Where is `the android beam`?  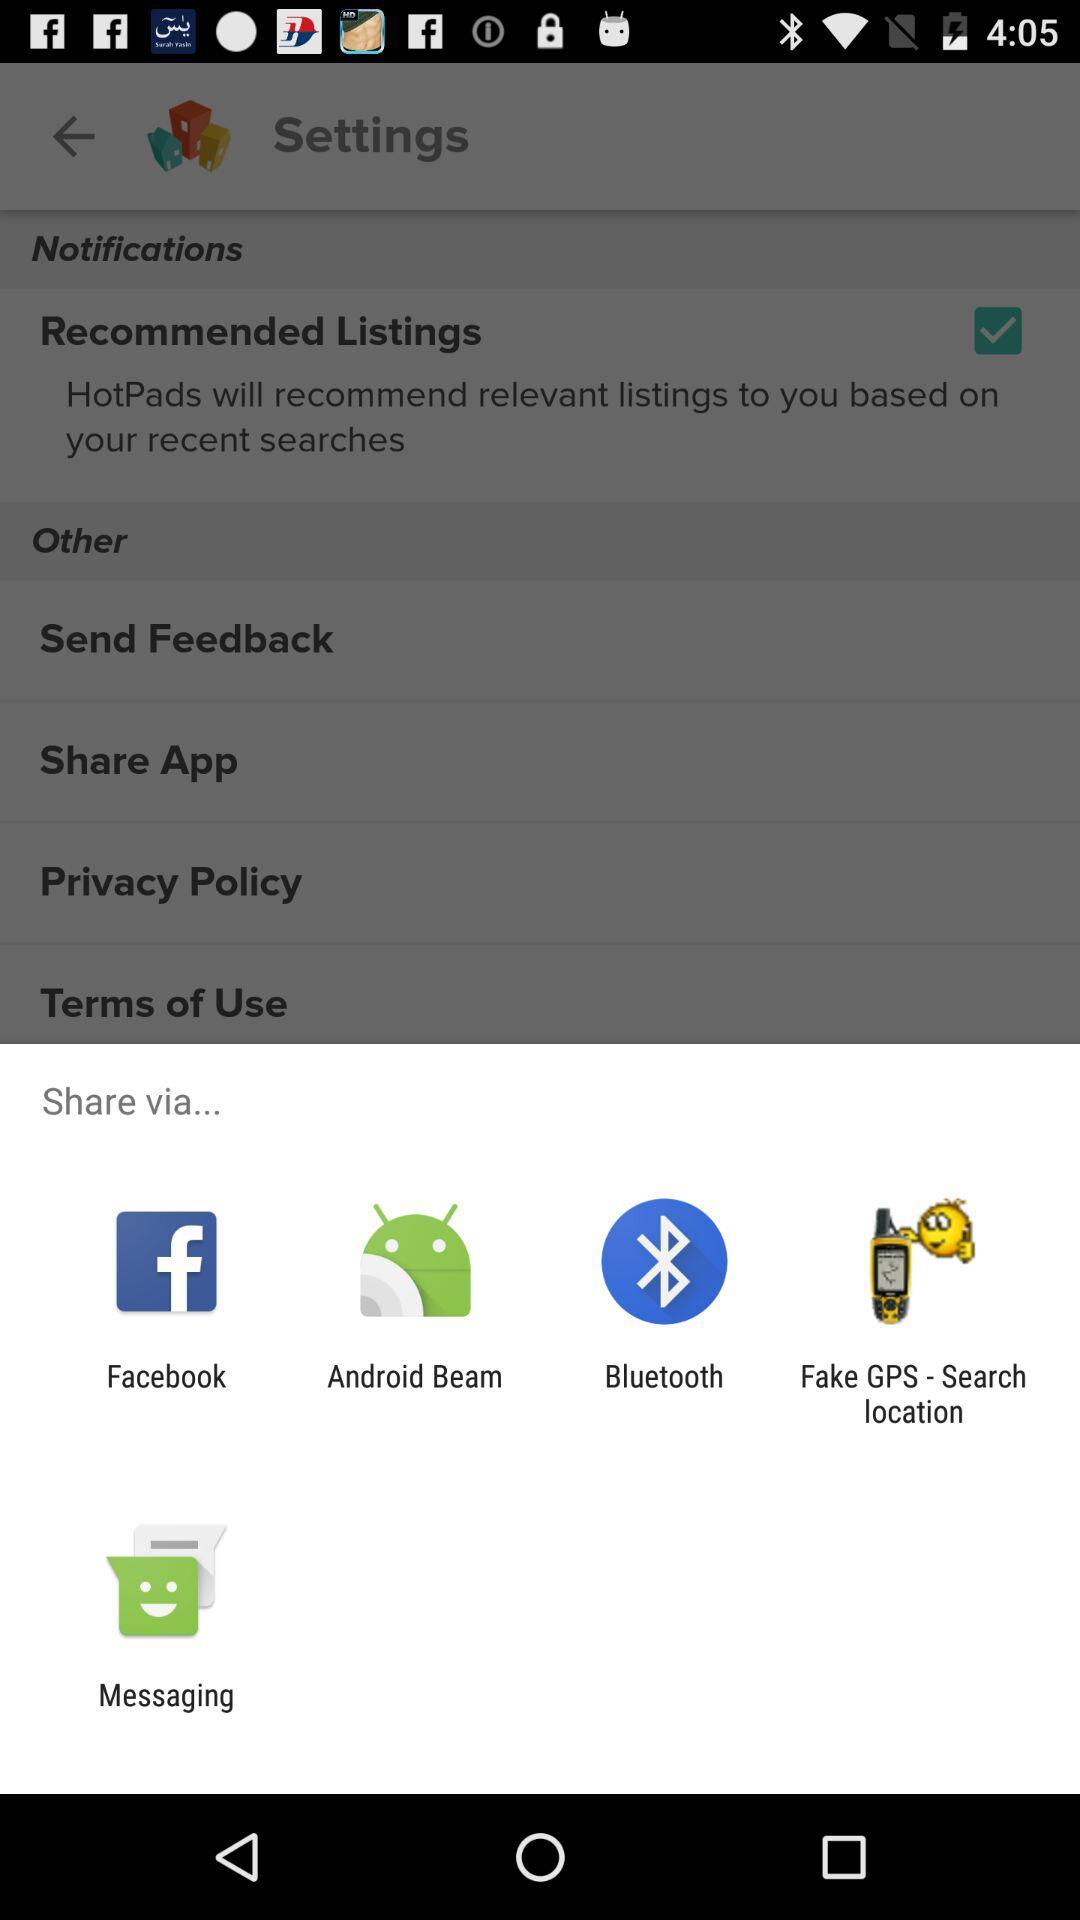
the android beam is located at coordinates (414, 1392).